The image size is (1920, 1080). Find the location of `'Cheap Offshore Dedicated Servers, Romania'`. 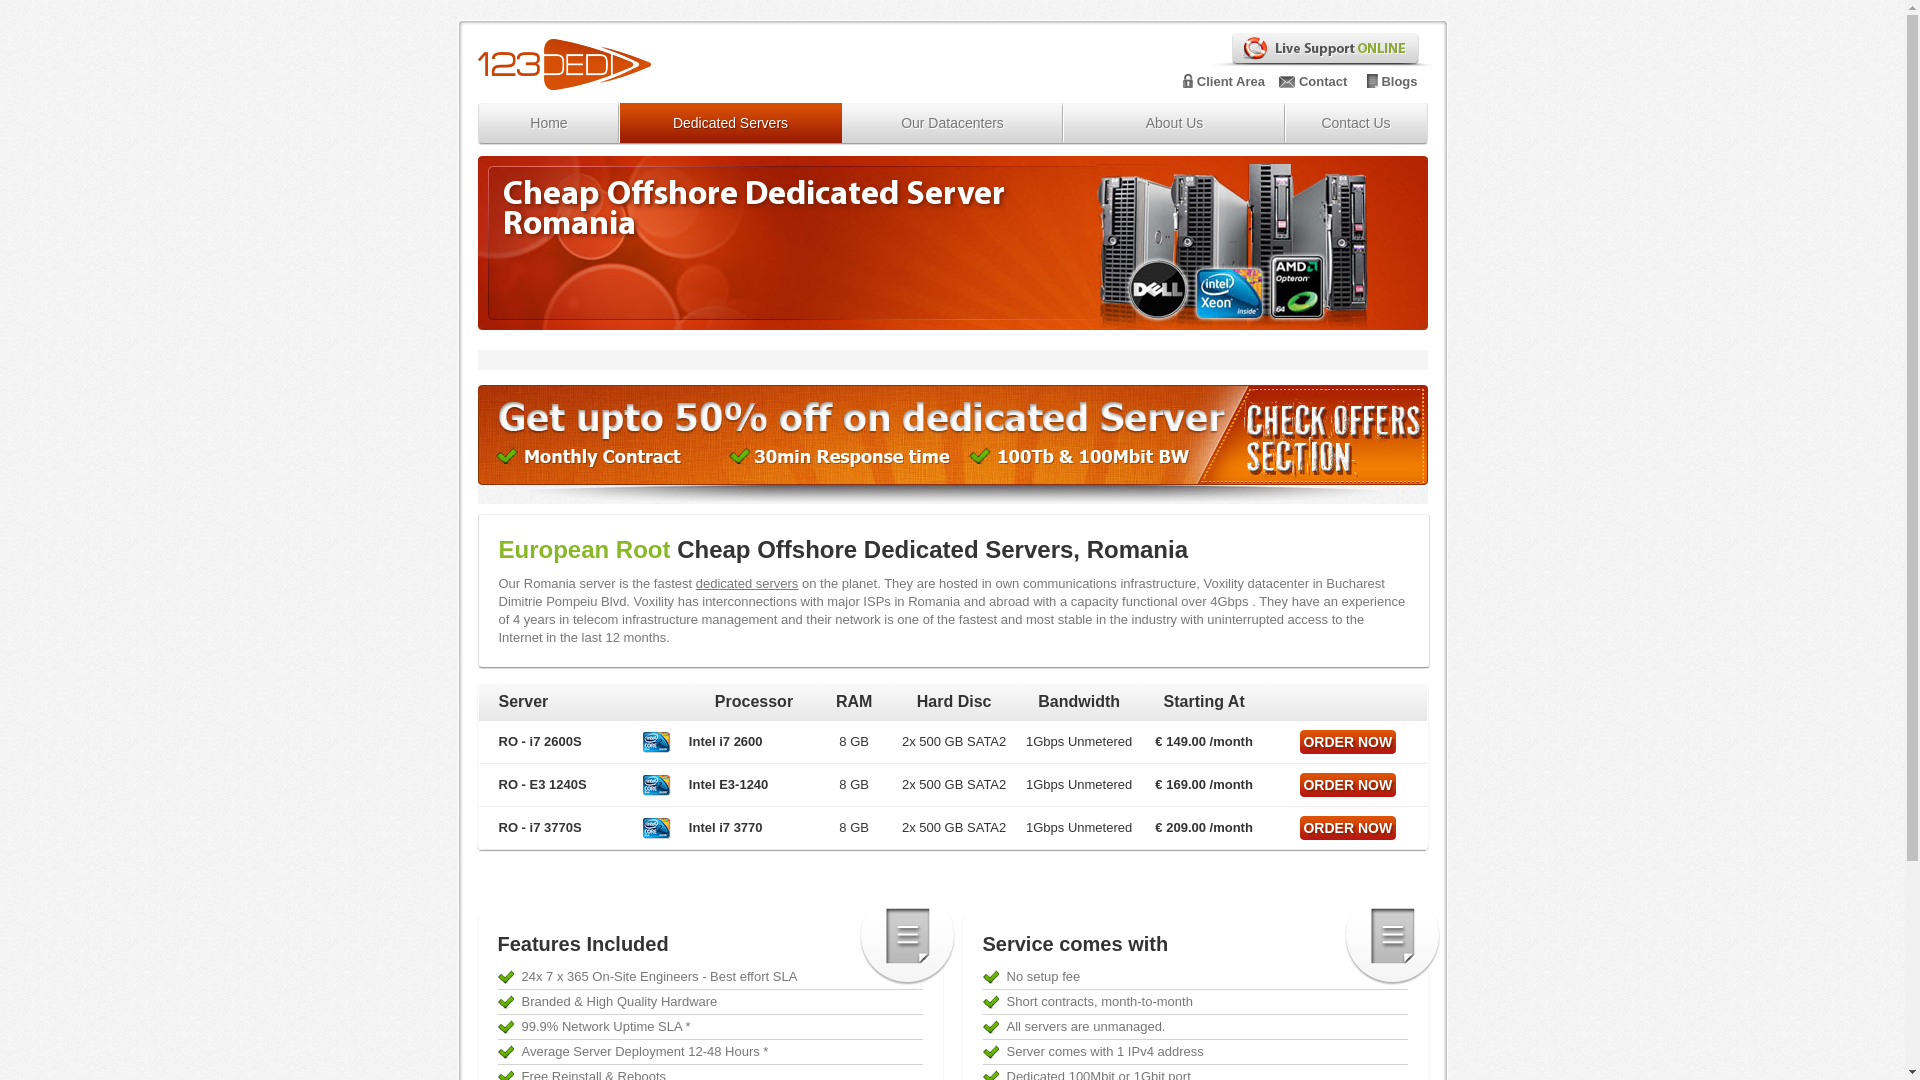

'Cheap Offshore Dedicated Servers, Romania' is located at coordinates (676, 549).